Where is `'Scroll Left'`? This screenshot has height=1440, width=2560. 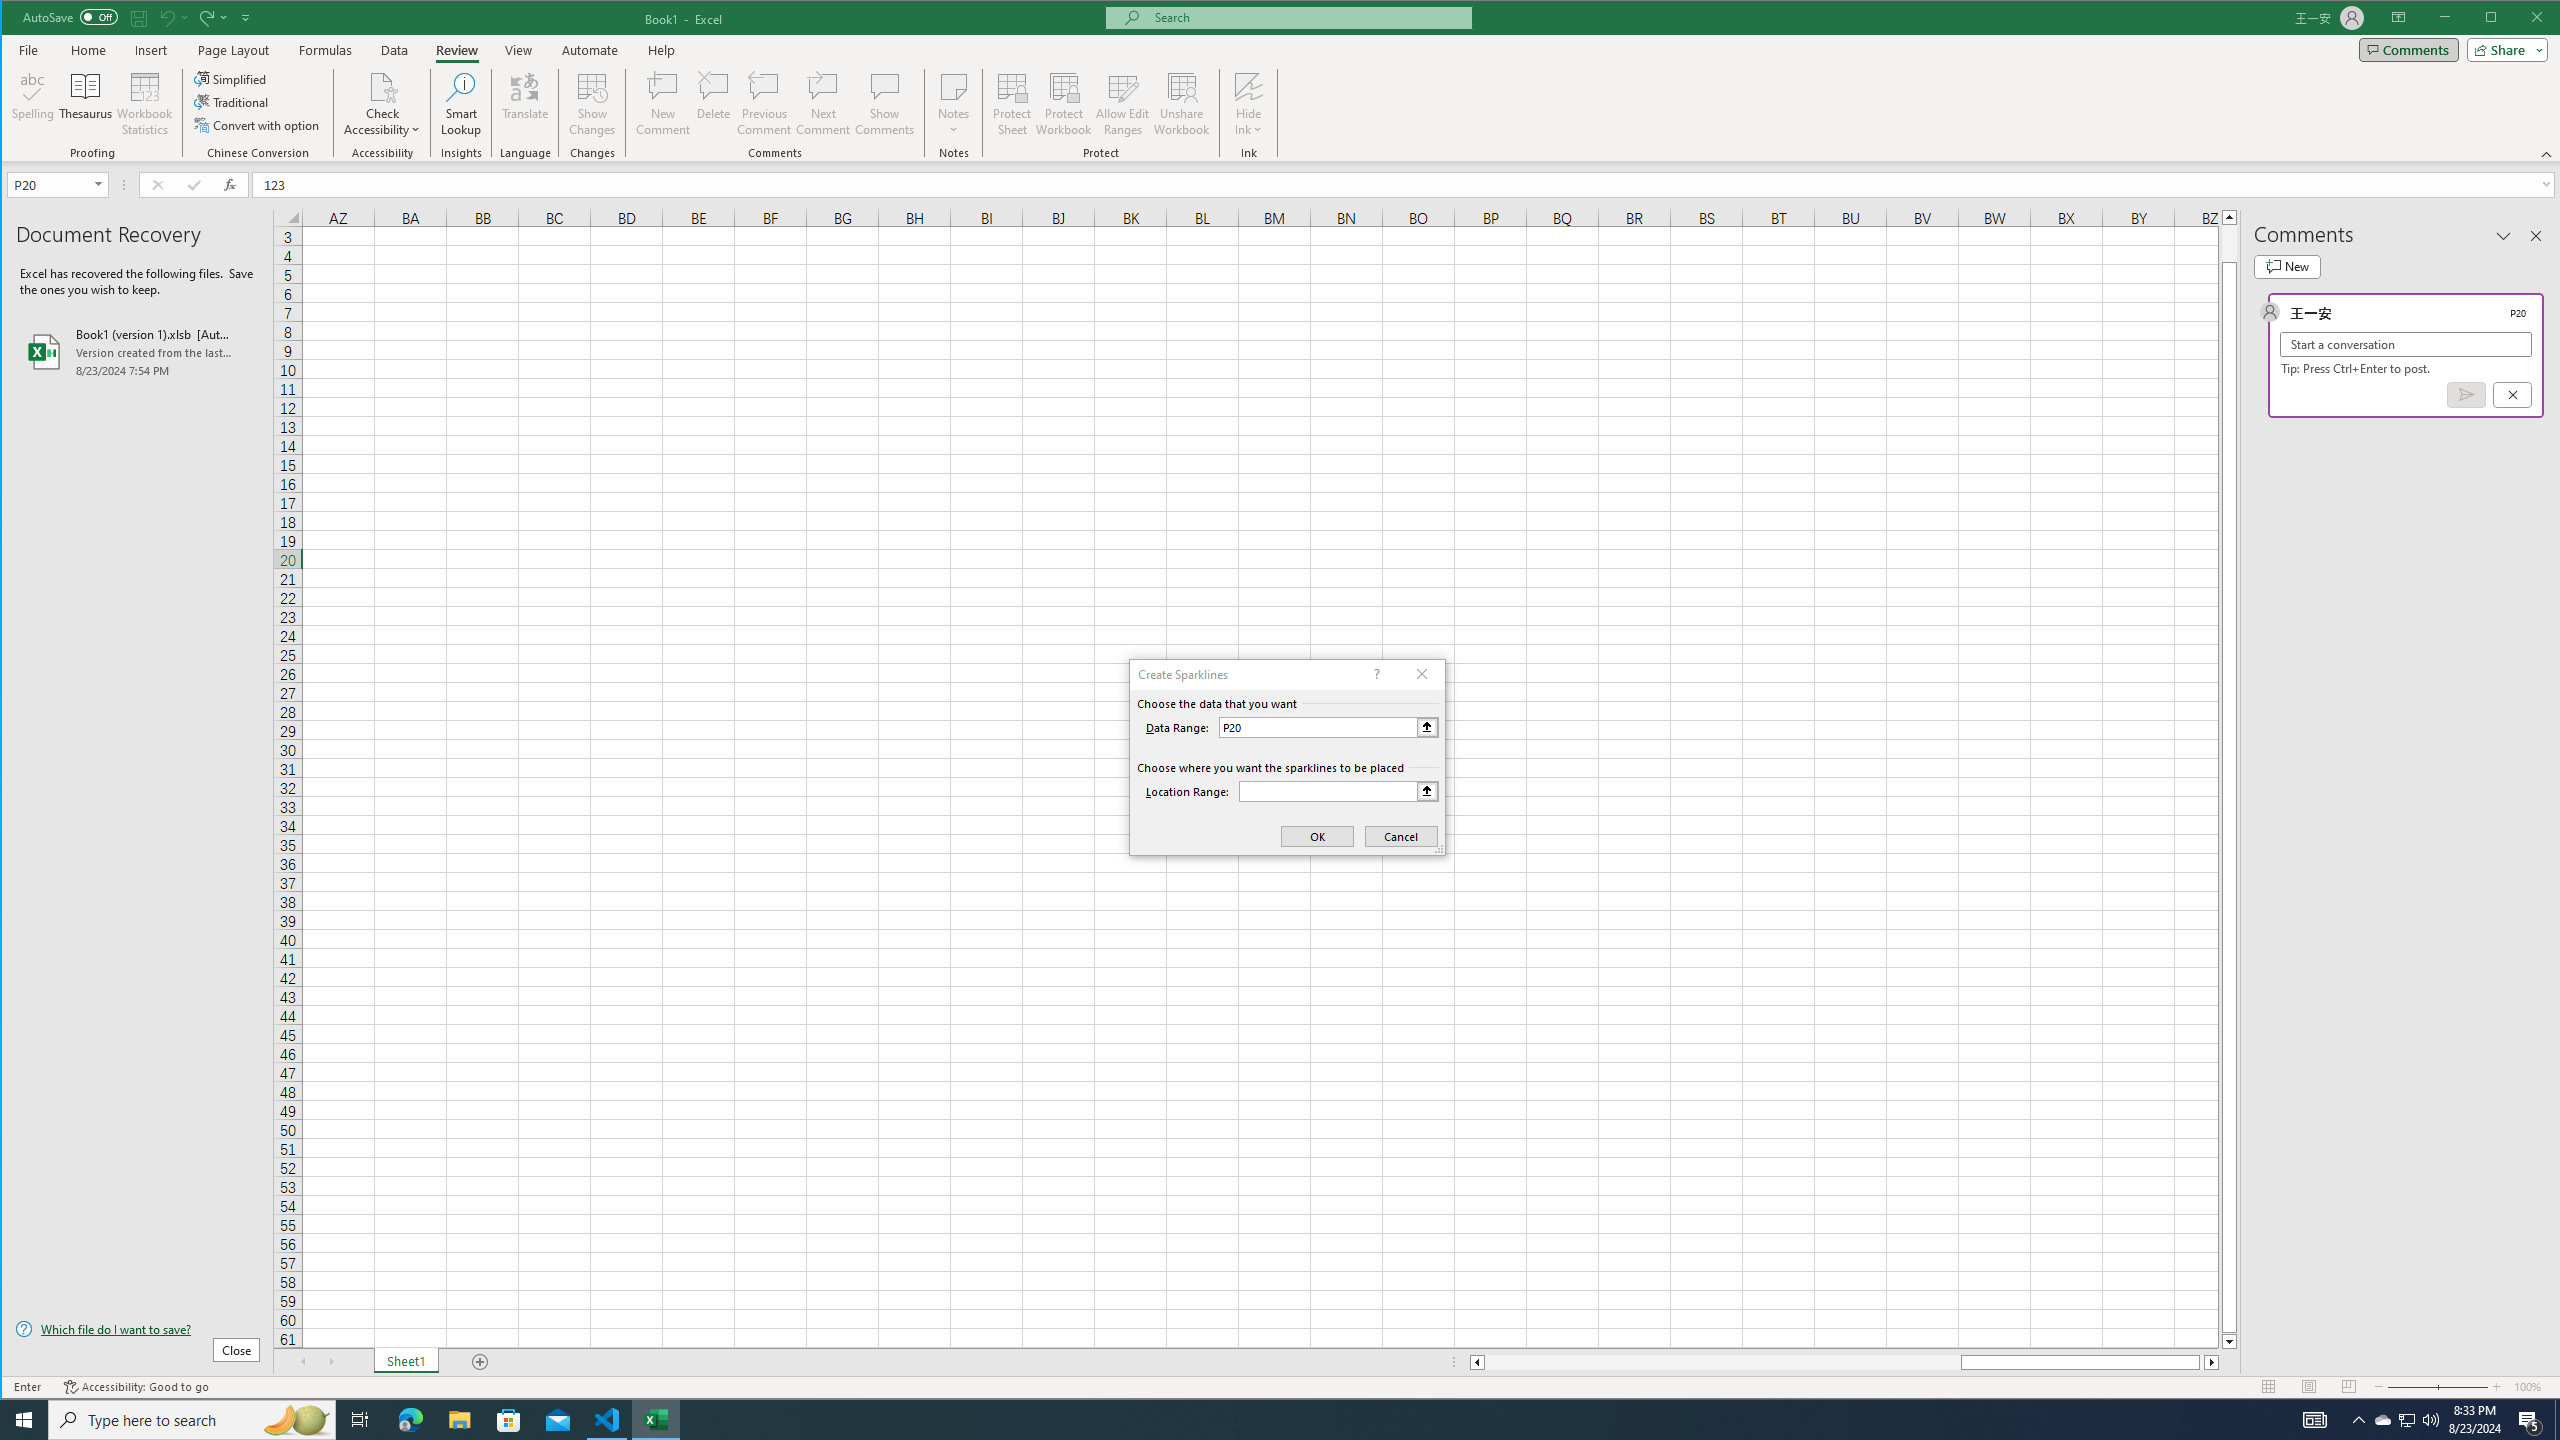
'Scroll Left' is located at coordinates (302, 1362).